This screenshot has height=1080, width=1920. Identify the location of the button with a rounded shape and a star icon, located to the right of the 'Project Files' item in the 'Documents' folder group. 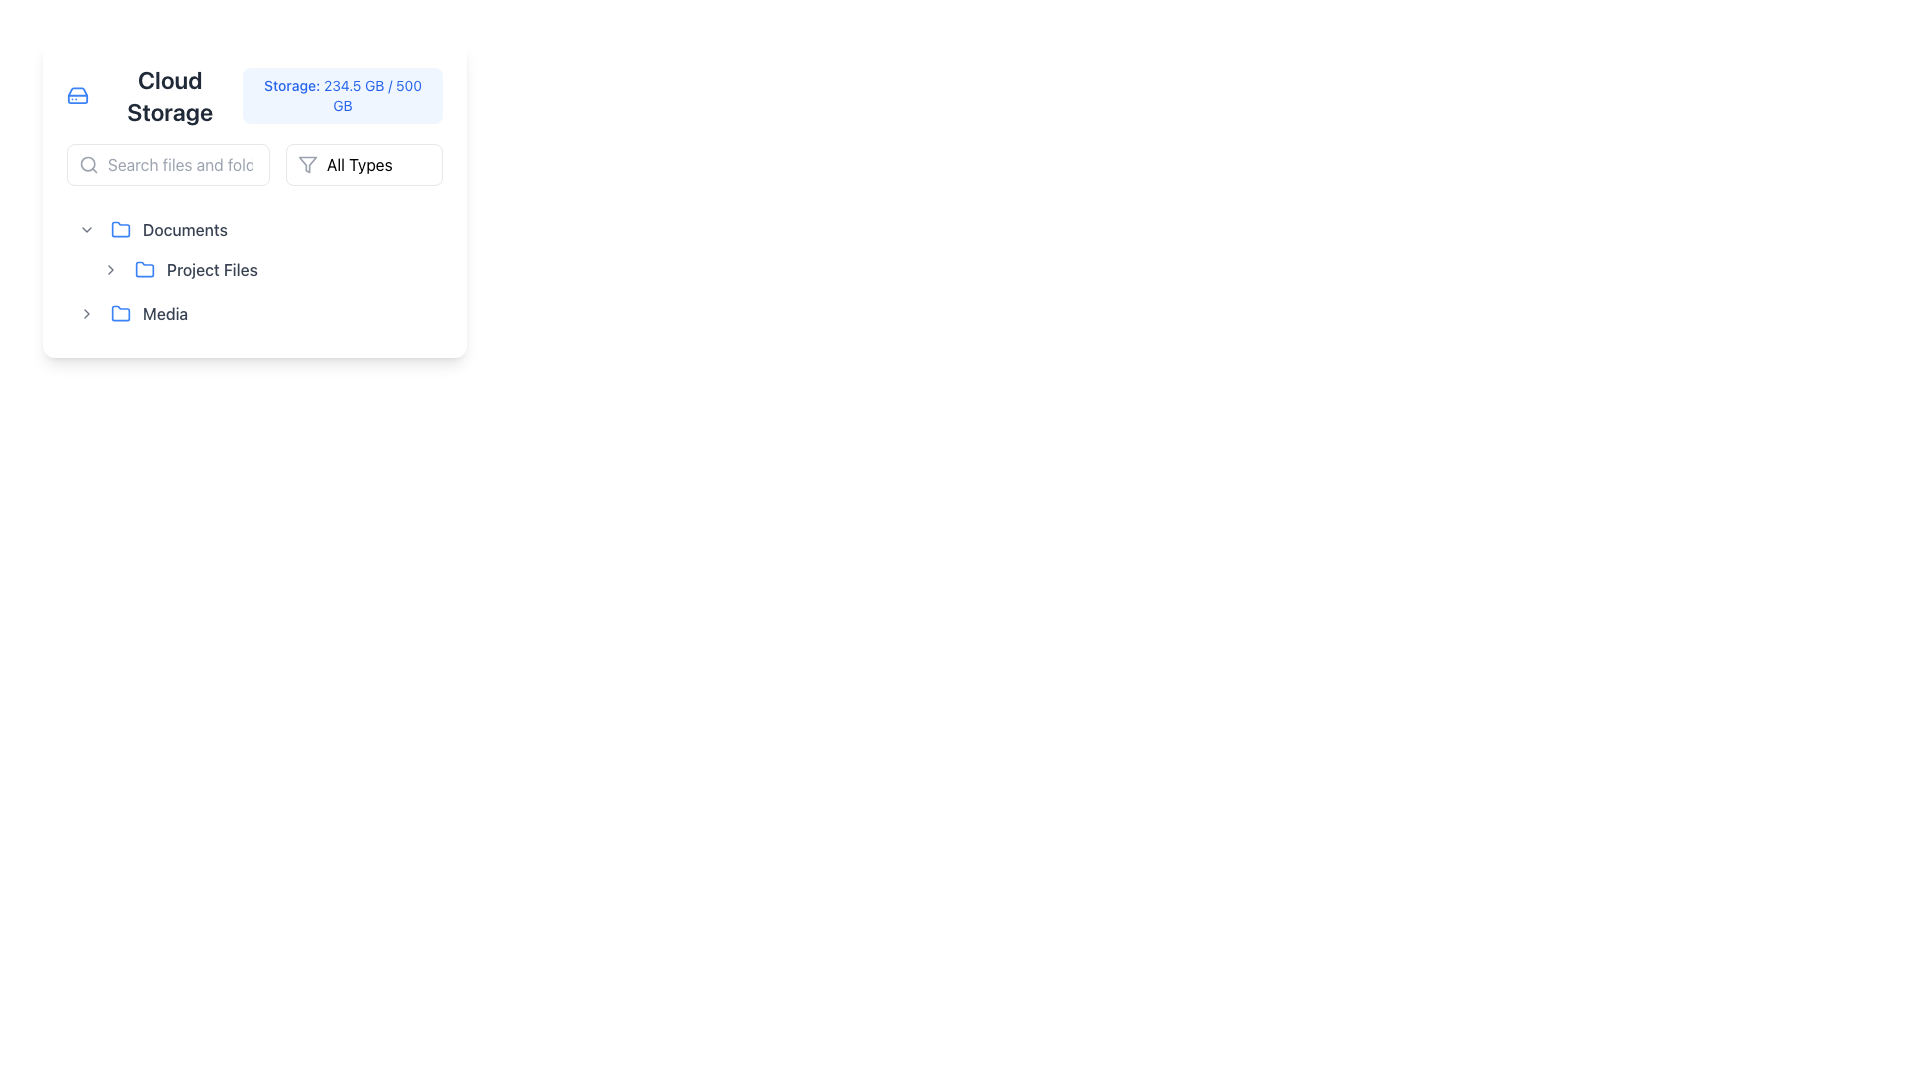
(387, 270).